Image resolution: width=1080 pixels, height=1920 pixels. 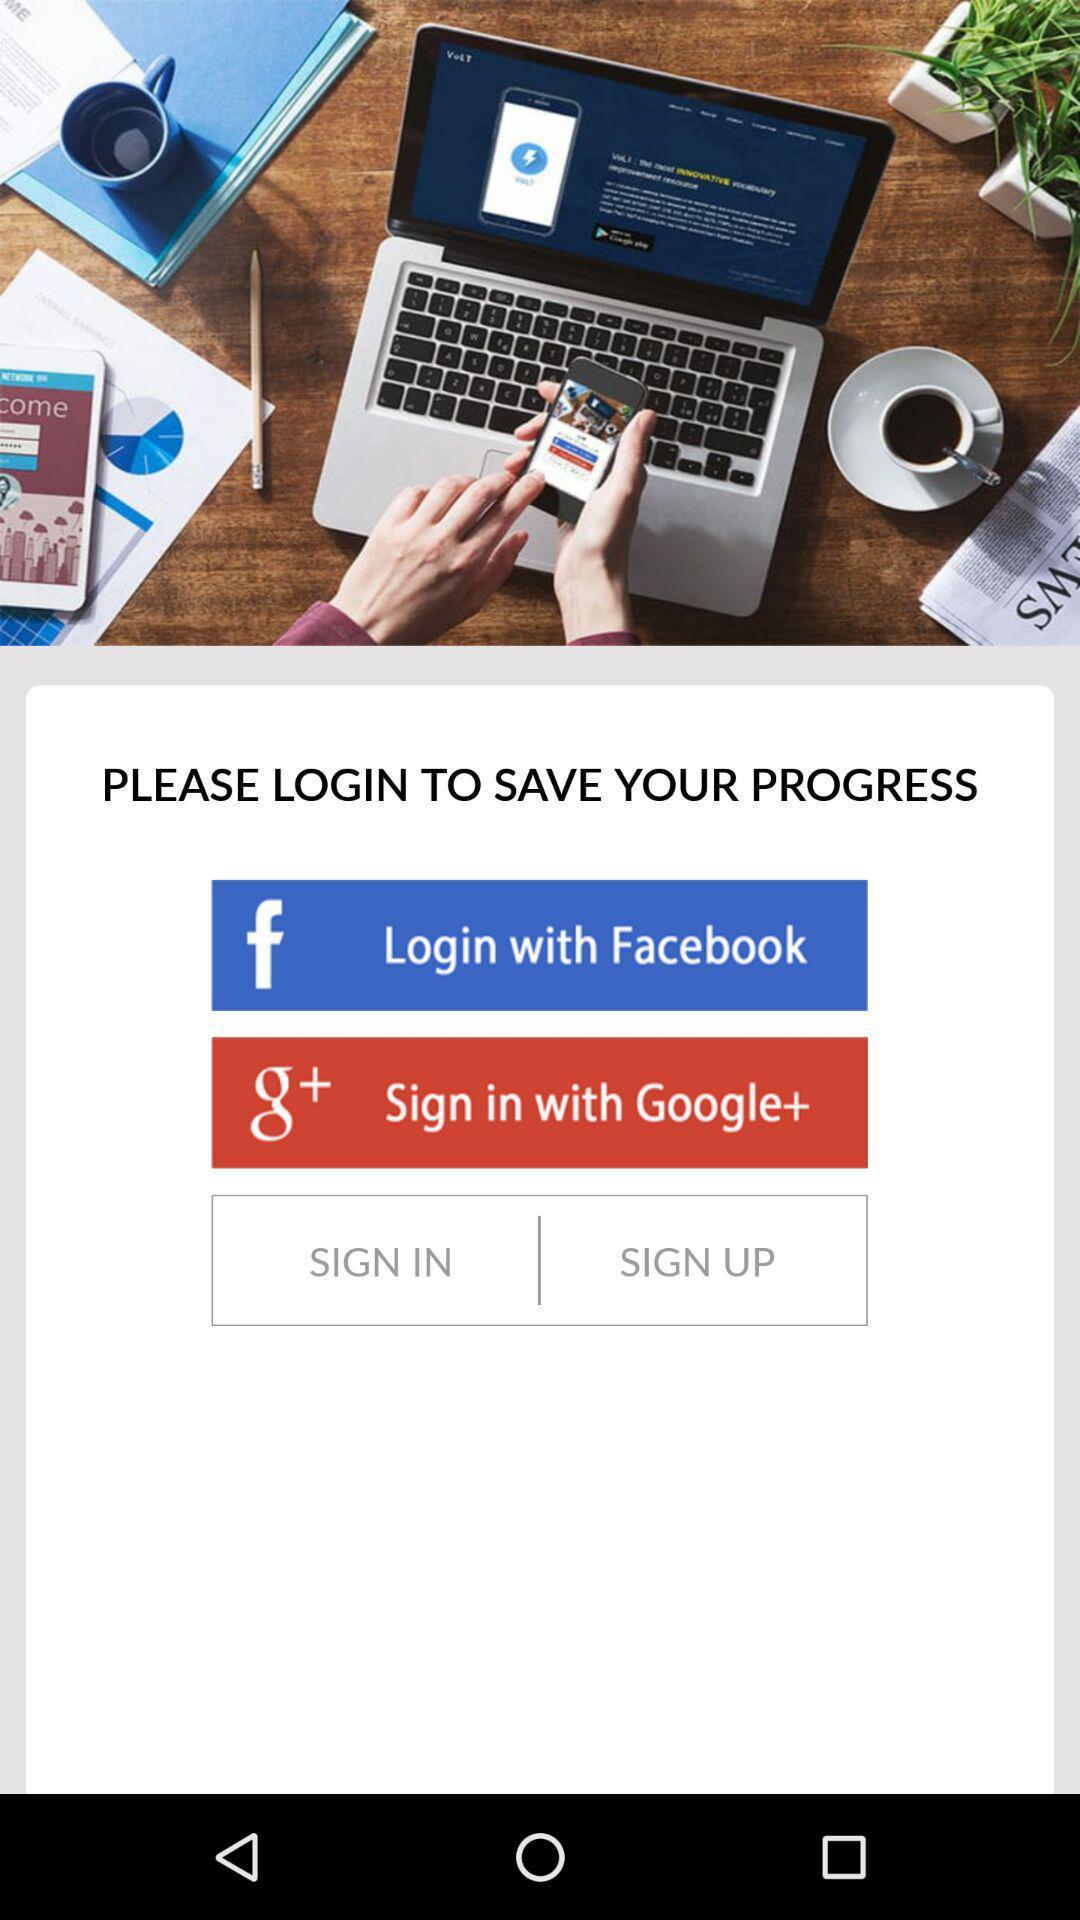 What do you see at coordinates (538, 1101) in the screenshot?
I see `sign into an application with your google+ account` at bounding box center [538, 1101].